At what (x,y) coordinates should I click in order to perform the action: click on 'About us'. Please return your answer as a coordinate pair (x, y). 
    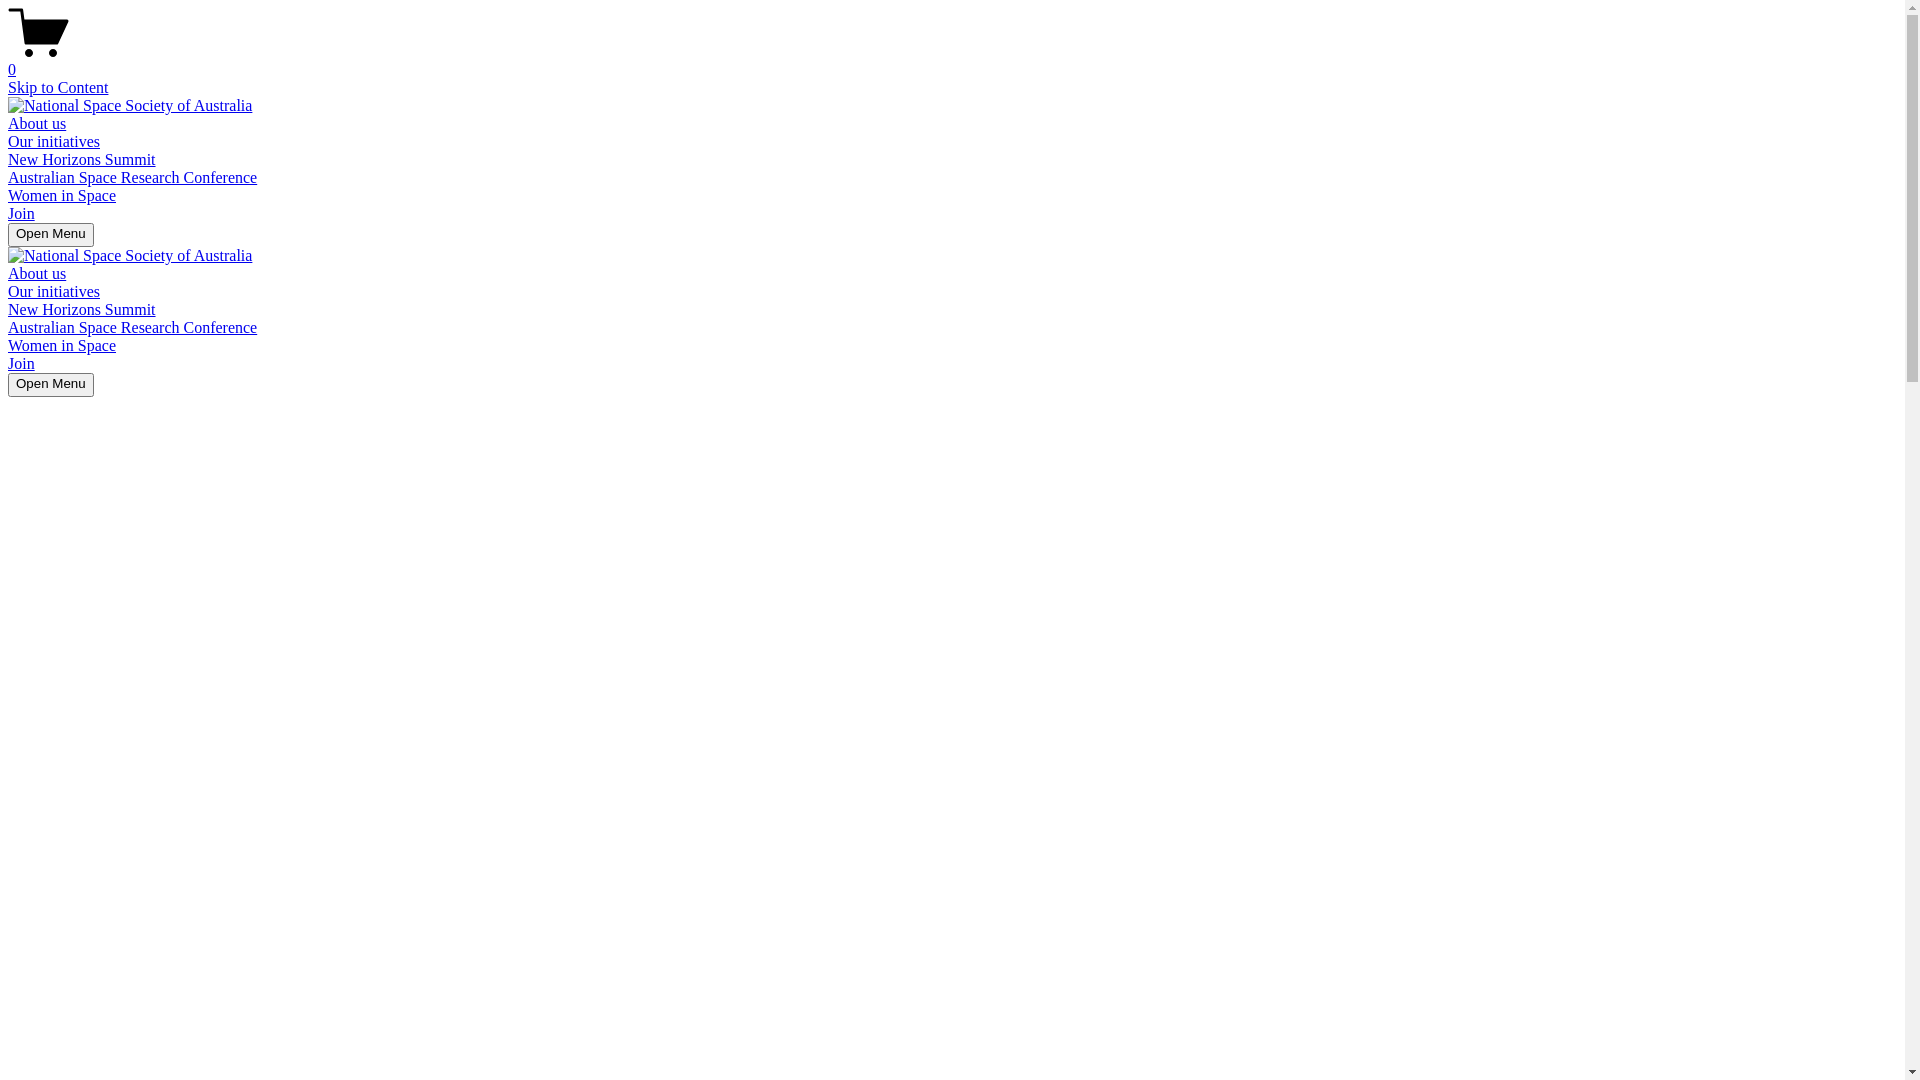
    Looking at the image, I should click on (8, 273).